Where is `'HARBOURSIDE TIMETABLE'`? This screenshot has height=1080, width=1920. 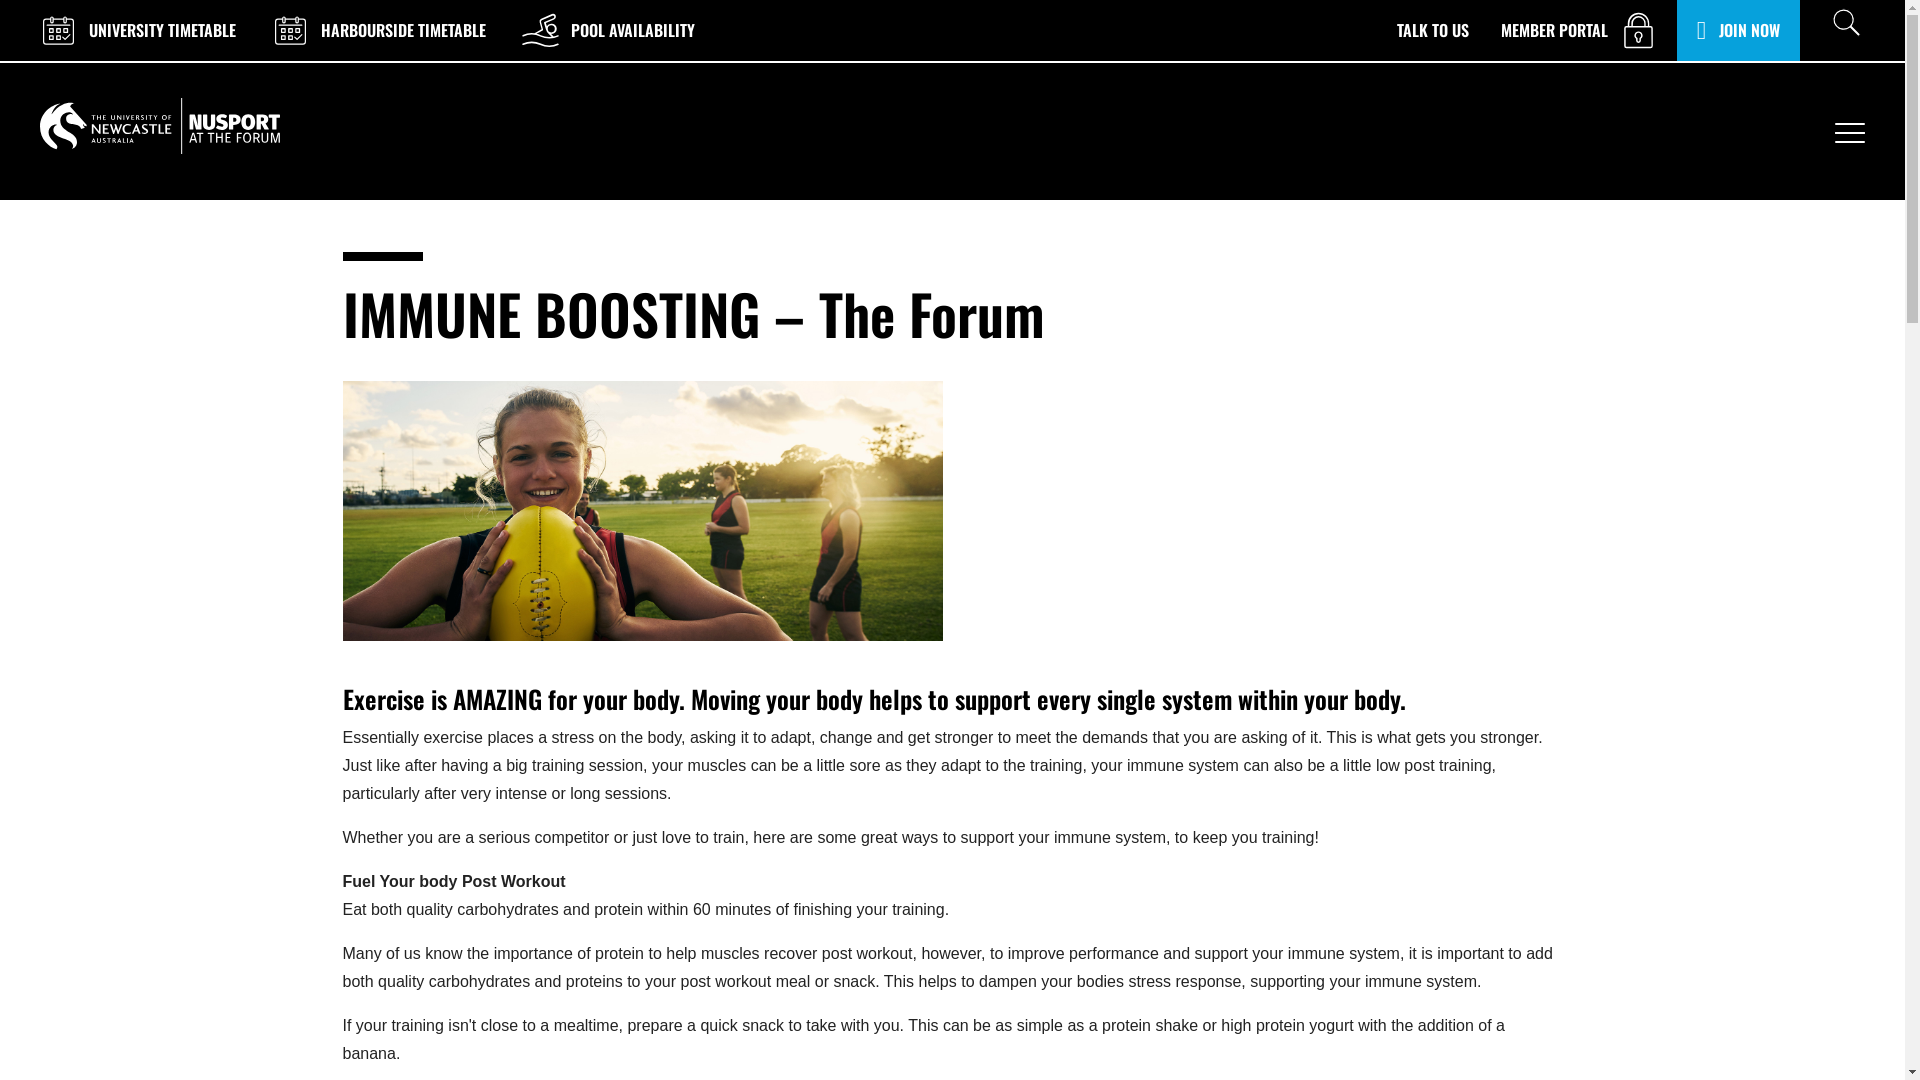 'HARBOURSIDE TIMETABLE' is located at coordinates (377, 30).